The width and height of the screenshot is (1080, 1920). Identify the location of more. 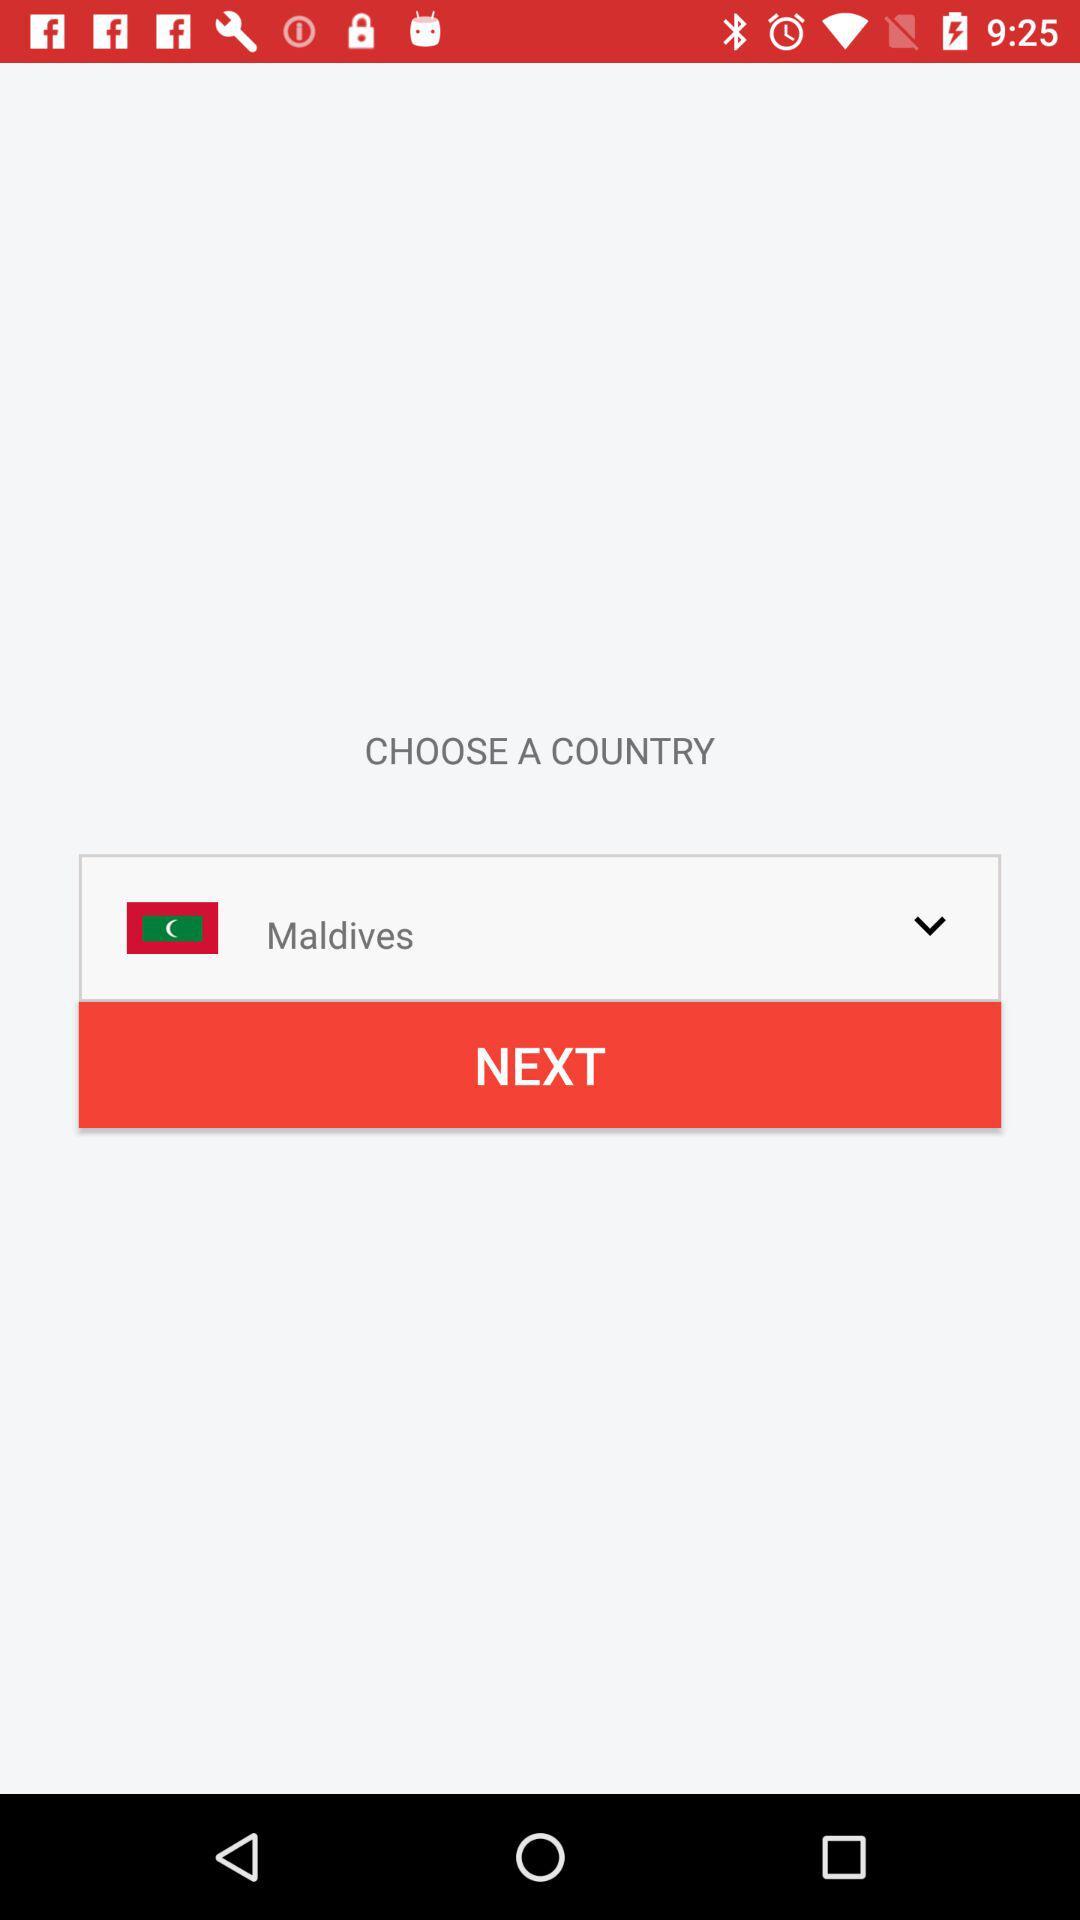
(929, 924).